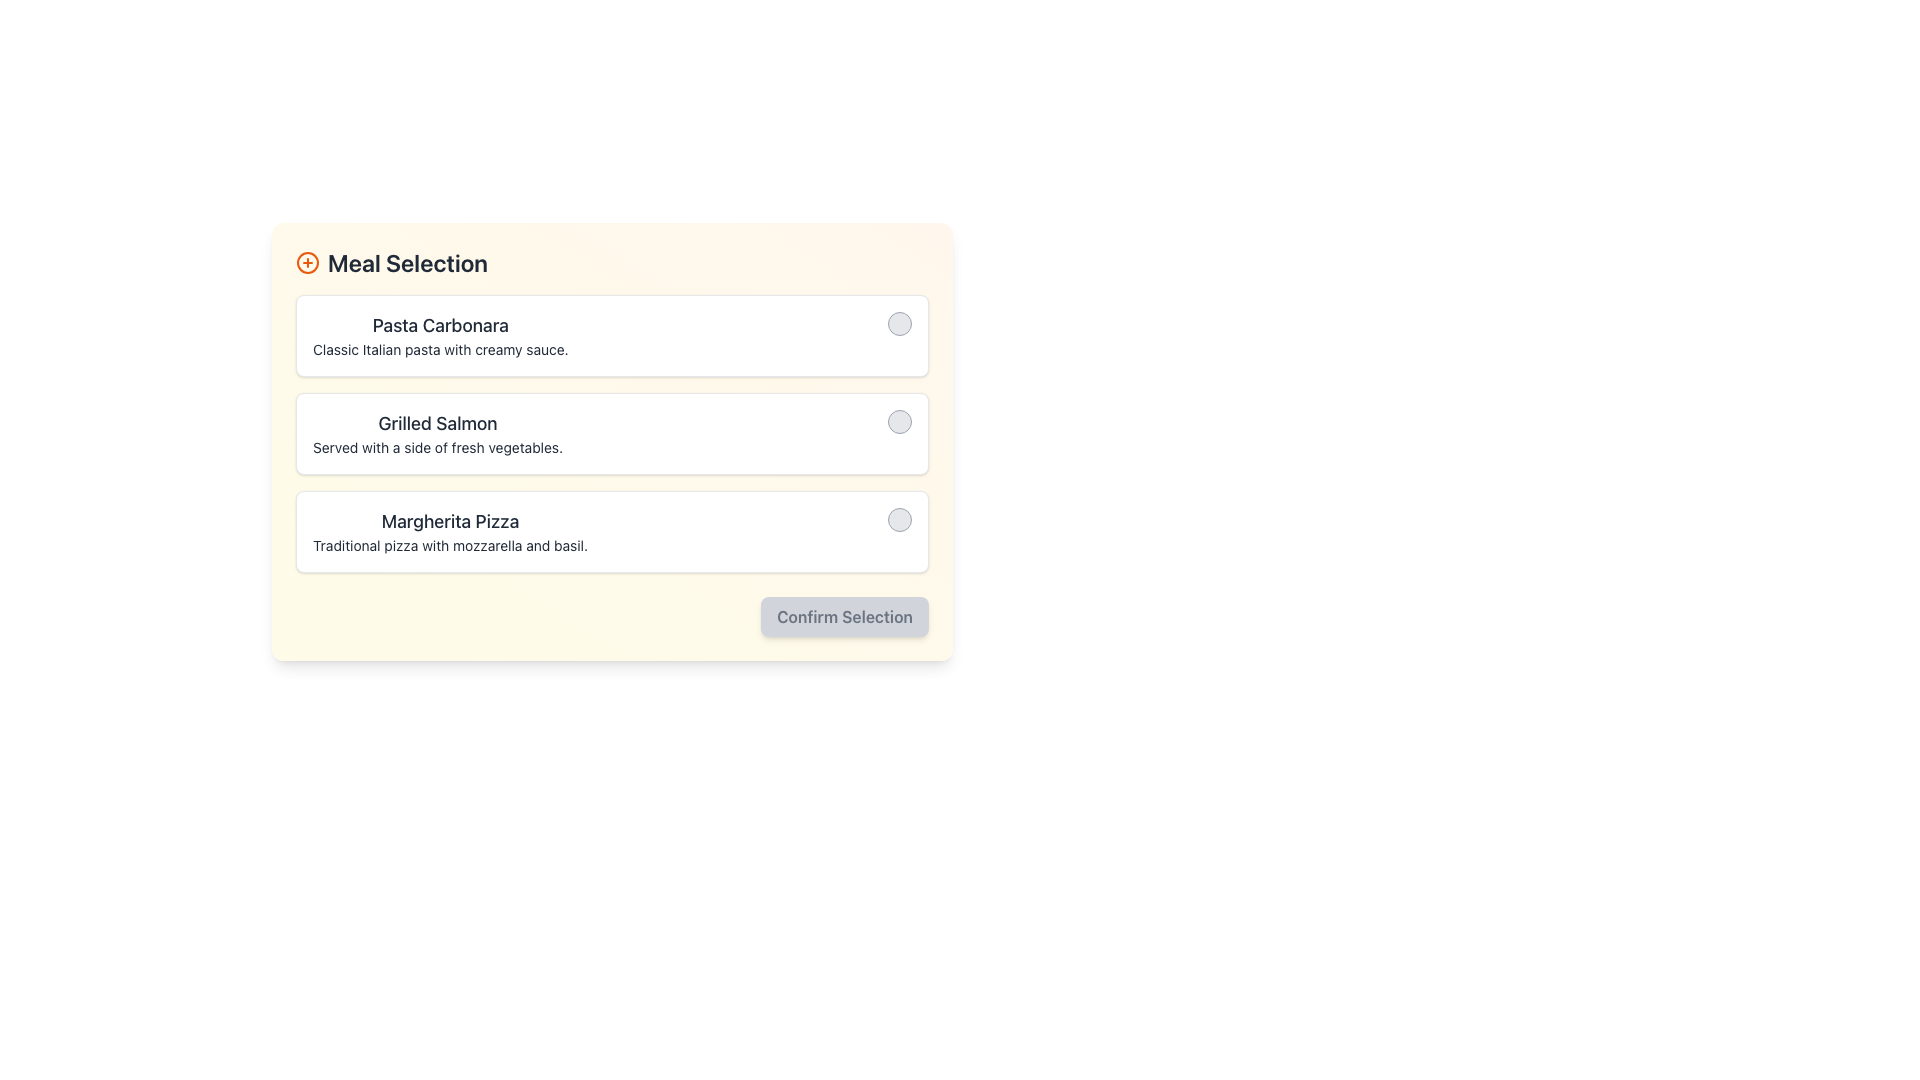  What do you see at coordinates (407, 261) in the screenshot?
I see `the 'Meal Selection' text element which displays in bold, large font in dark gray, located at the top-left corner of the meal selection interface` at bounding box center [407, 261].